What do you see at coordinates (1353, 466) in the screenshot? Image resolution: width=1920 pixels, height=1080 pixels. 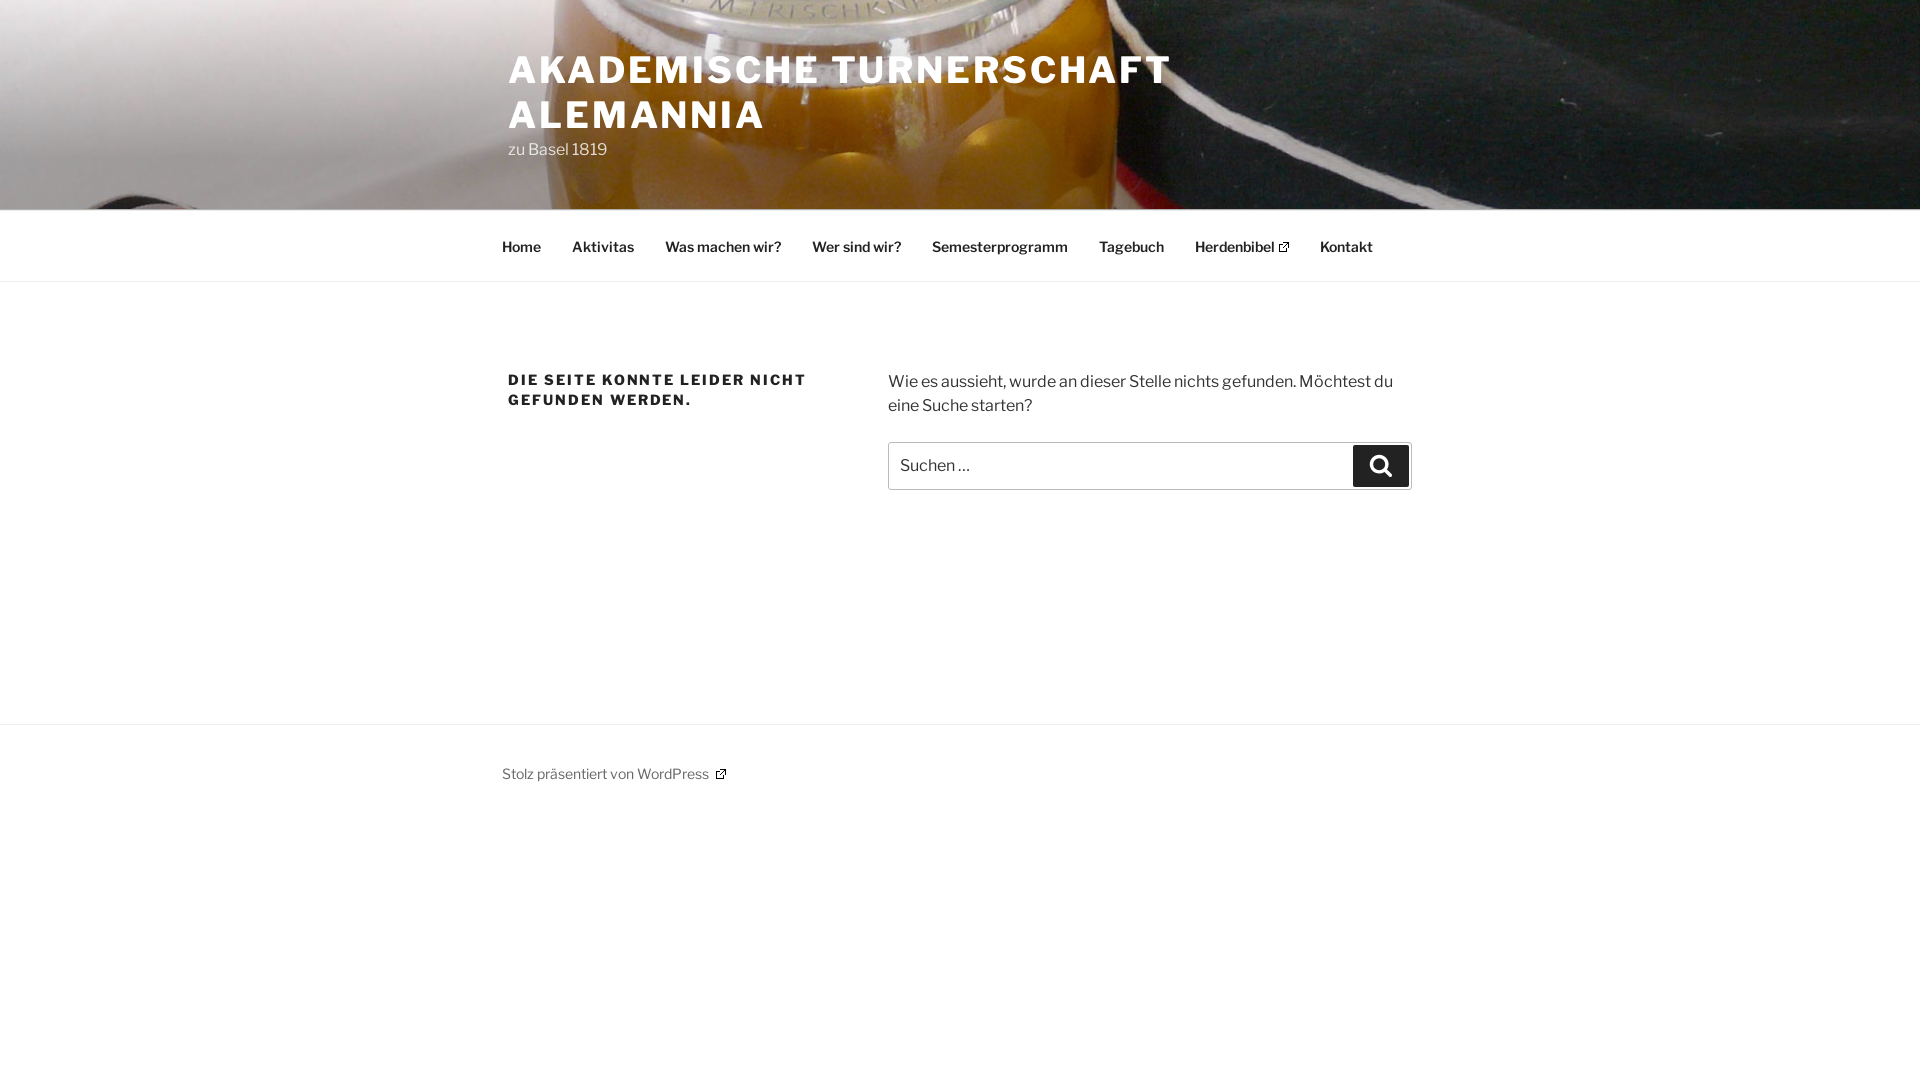 I see `'Suchen'` at bounding box center [1353, 466].